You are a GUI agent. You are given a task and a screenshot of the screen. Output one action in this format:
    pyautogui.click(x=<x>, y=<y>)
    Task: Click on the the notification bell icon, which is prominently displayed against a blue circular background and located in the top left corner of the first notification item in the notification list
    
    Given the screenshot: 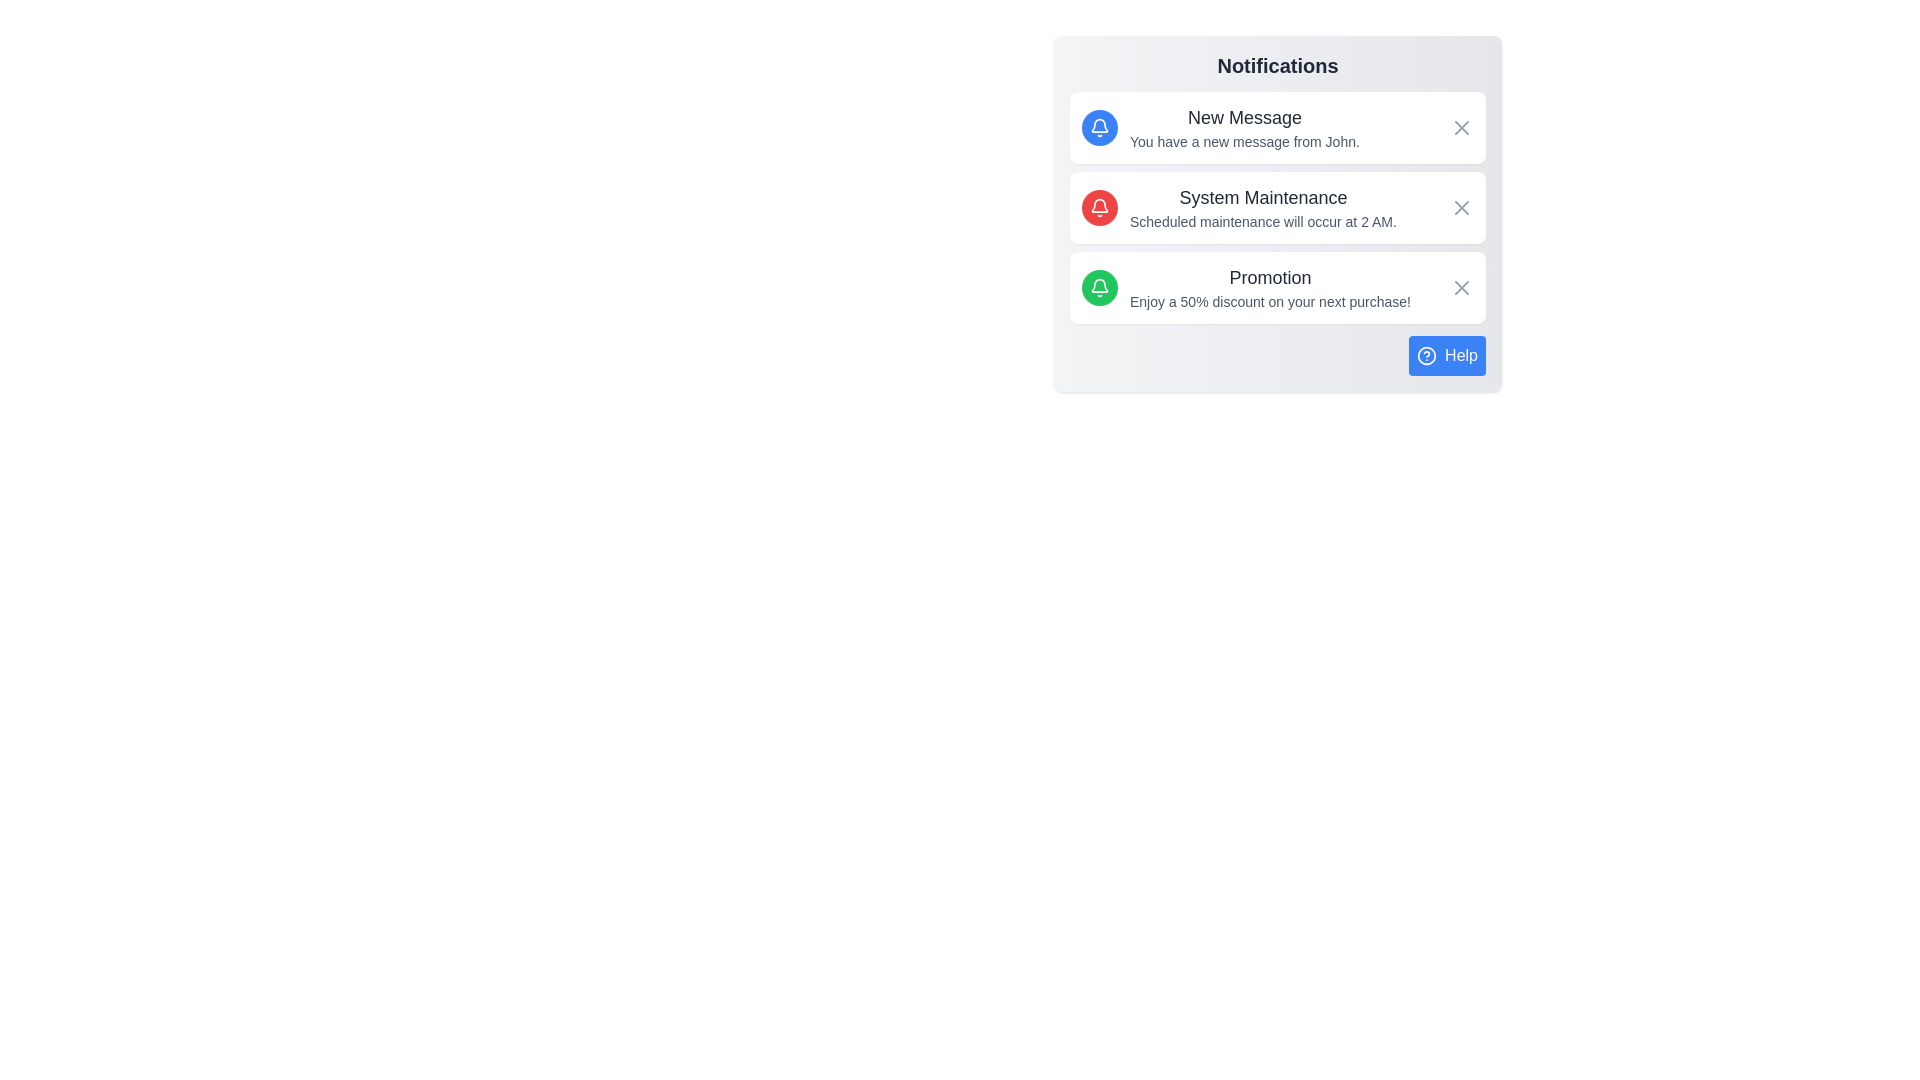 What is the action you would take?
    pyautogui.click(x=1098, y=127)
    